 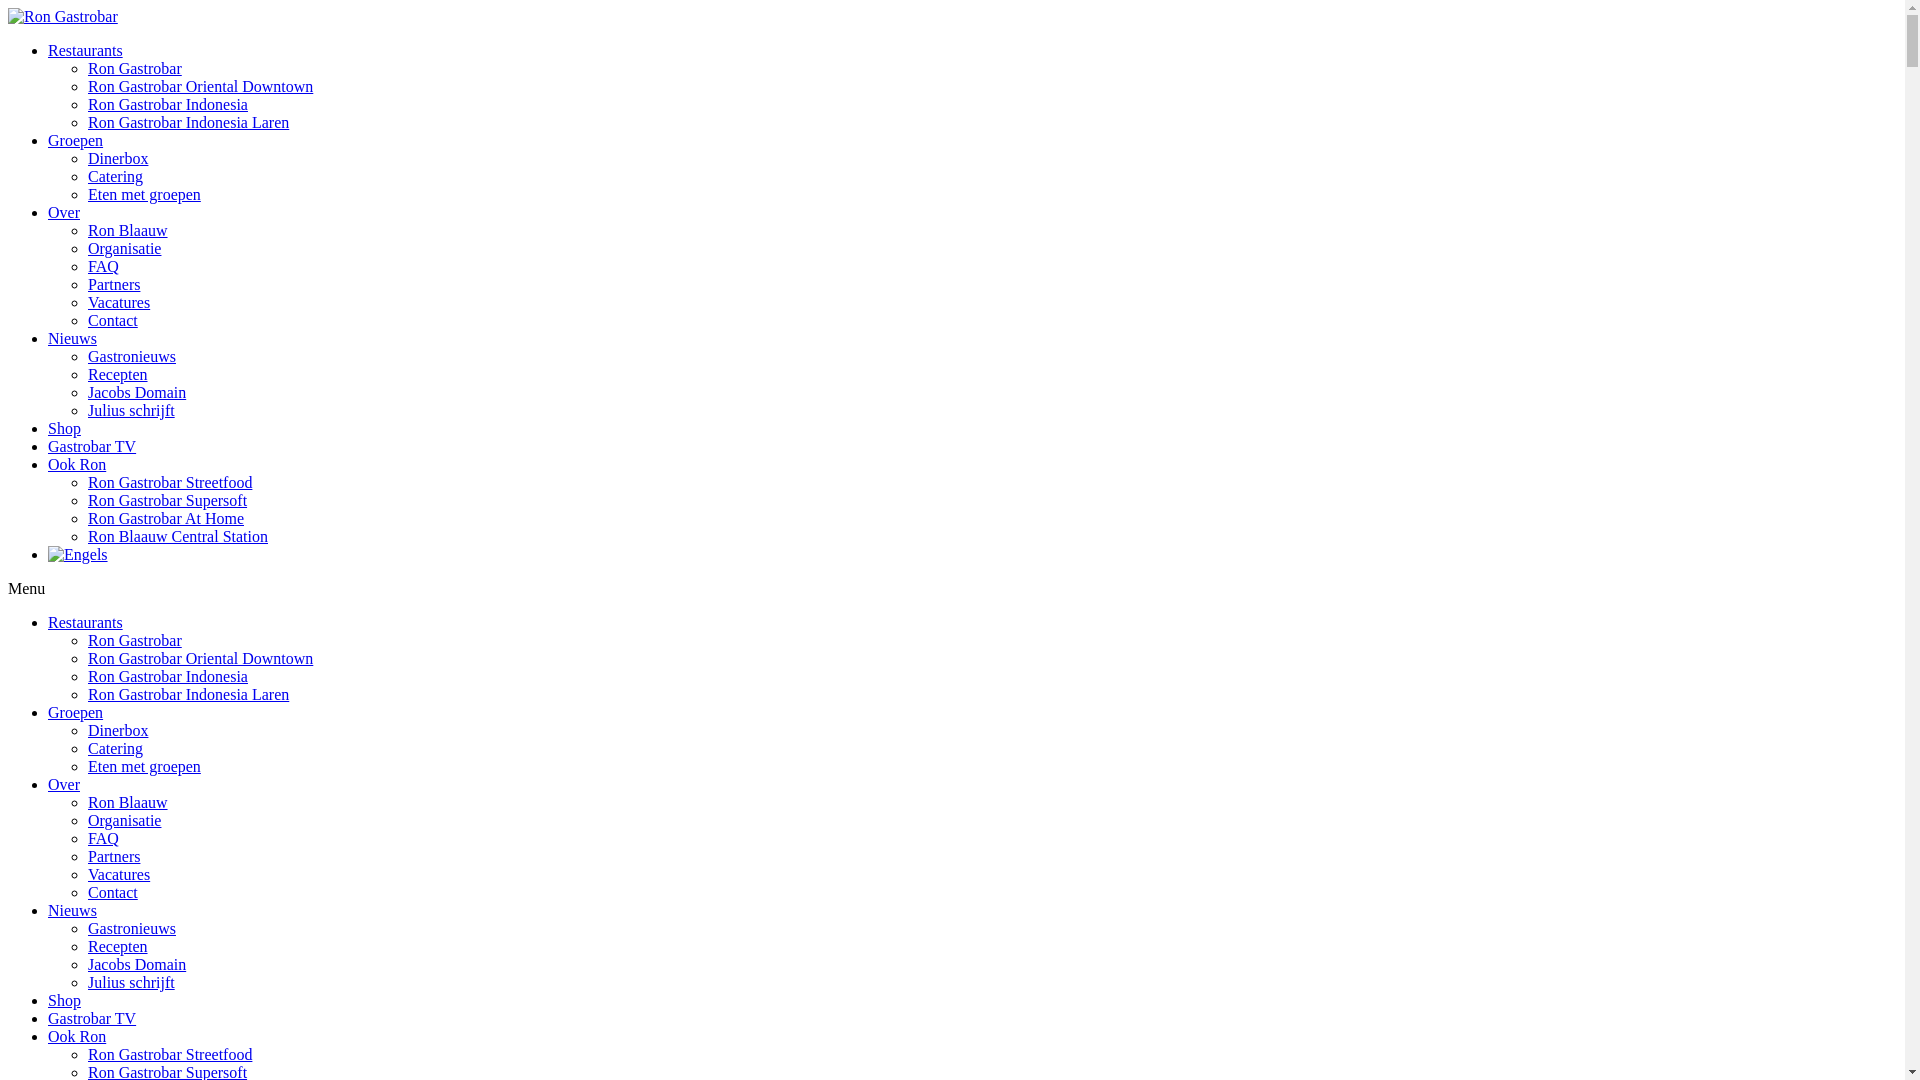 I want to click on 'Gastrobar TV', so click(x=90, y=1018).